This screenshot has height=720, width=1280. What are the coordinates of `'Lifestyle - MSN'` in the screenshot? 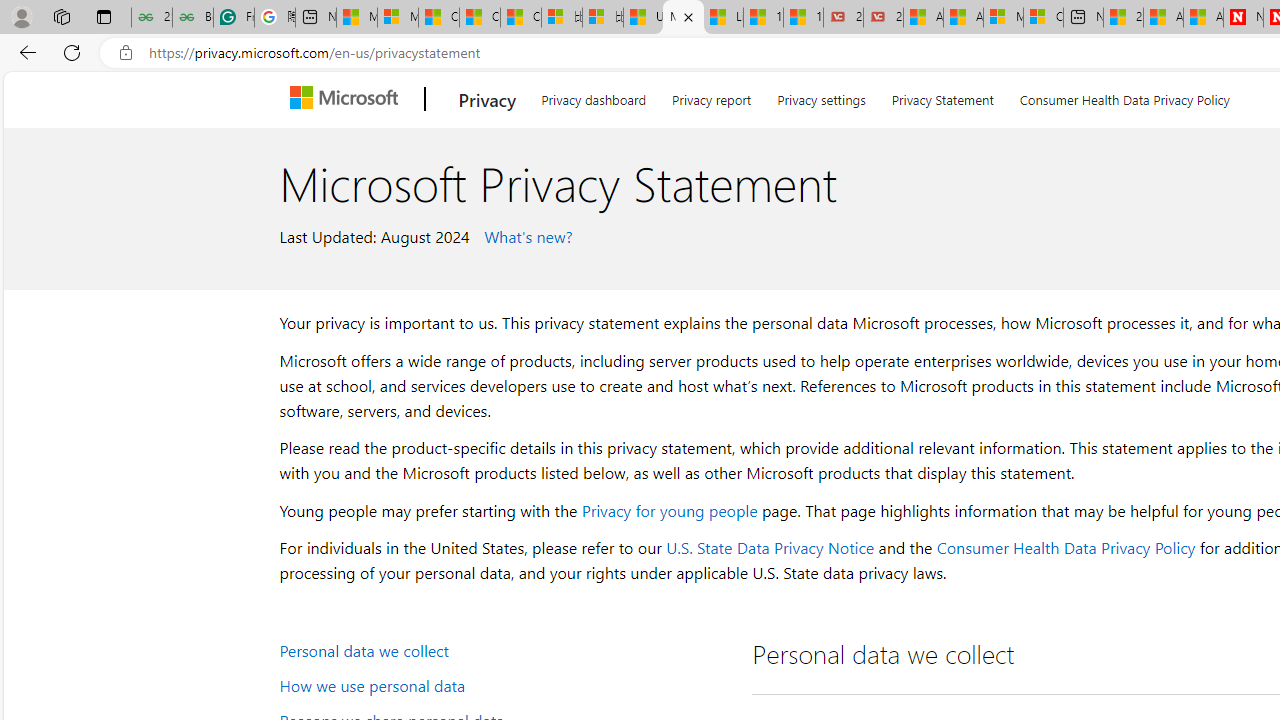 It's located at (722, 17).